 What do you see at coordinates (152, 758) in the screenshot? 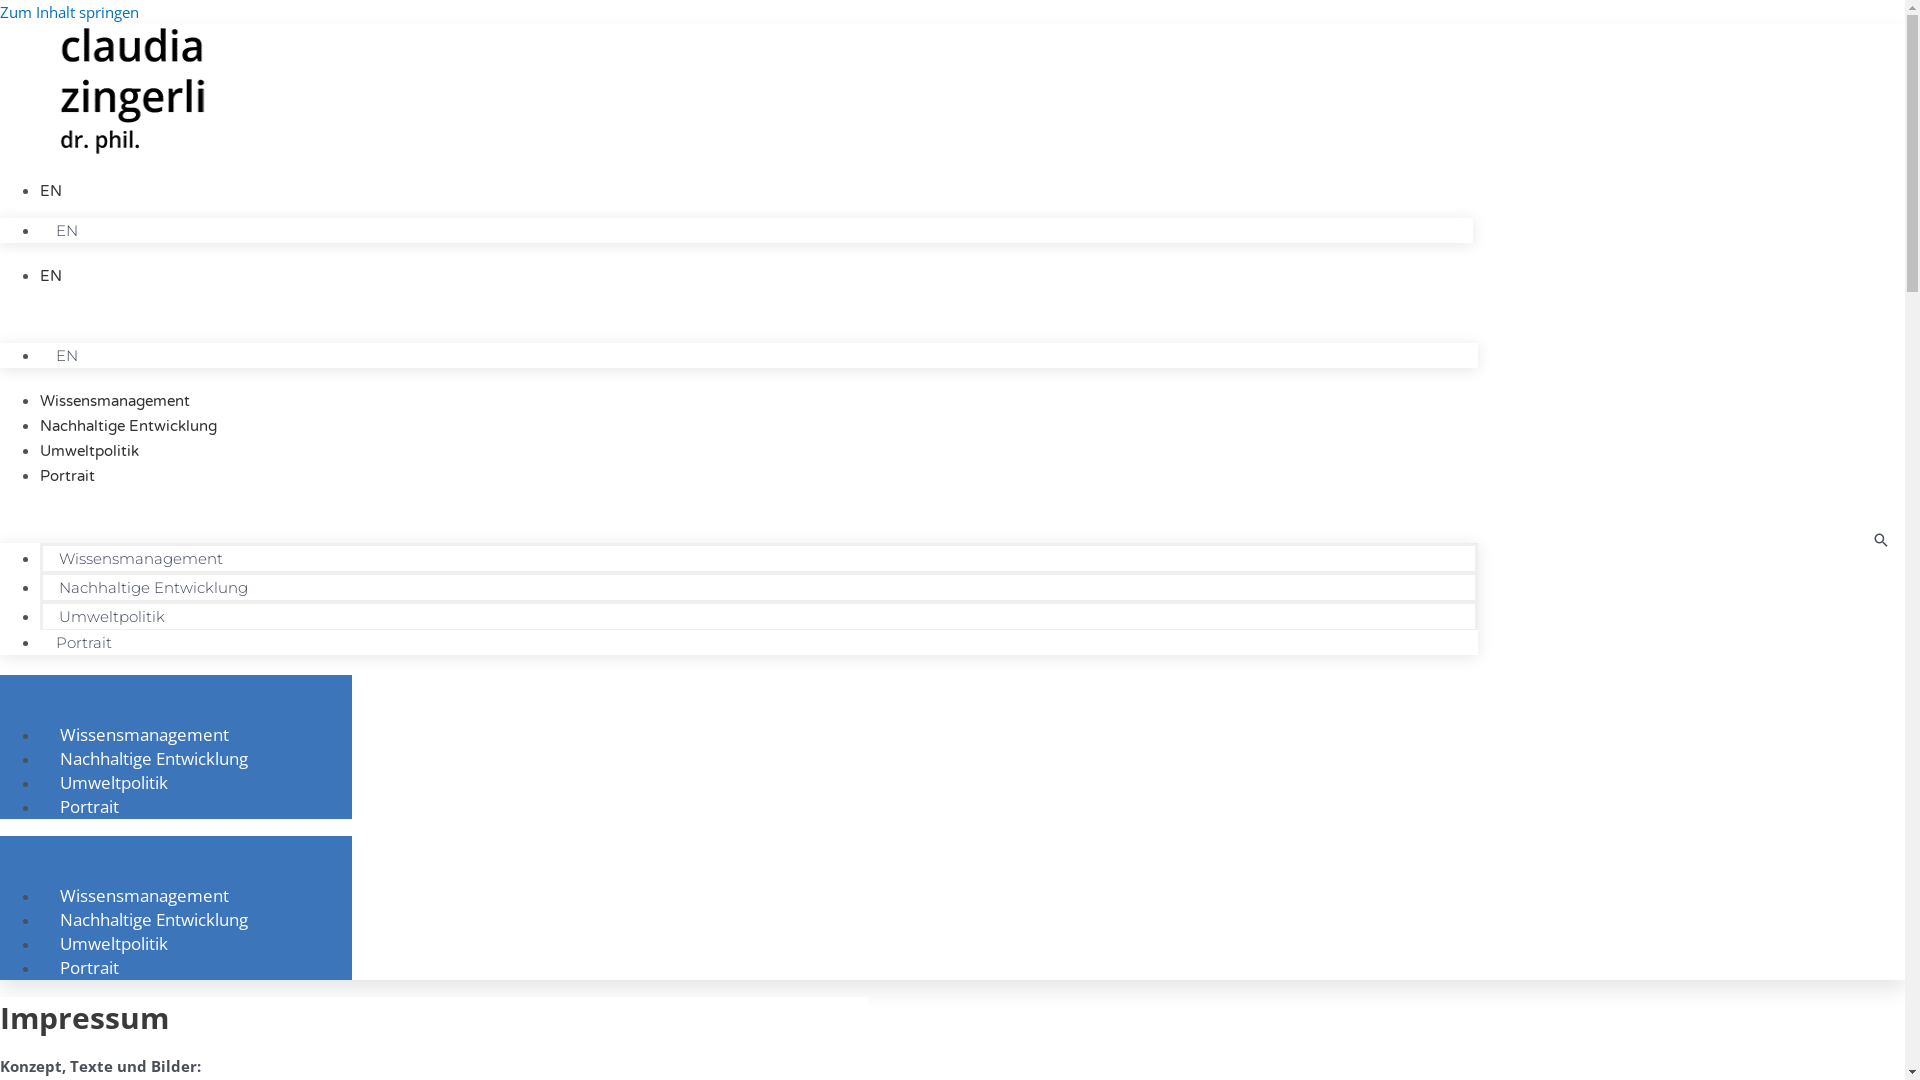
I see `'Nachhaltige Entwicklung'` at bounding box center [152, 758].